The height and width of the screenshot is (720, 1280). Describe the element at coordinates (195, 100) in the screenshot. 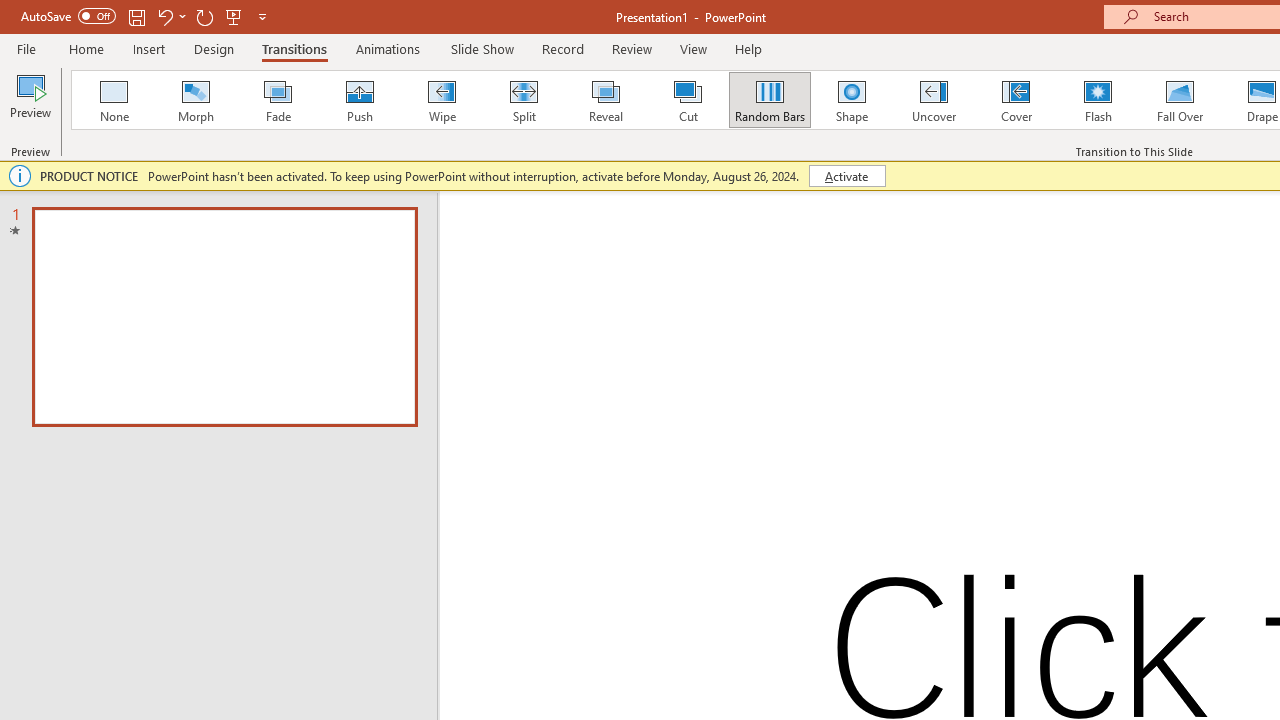

I see `'Morph'` at that location.